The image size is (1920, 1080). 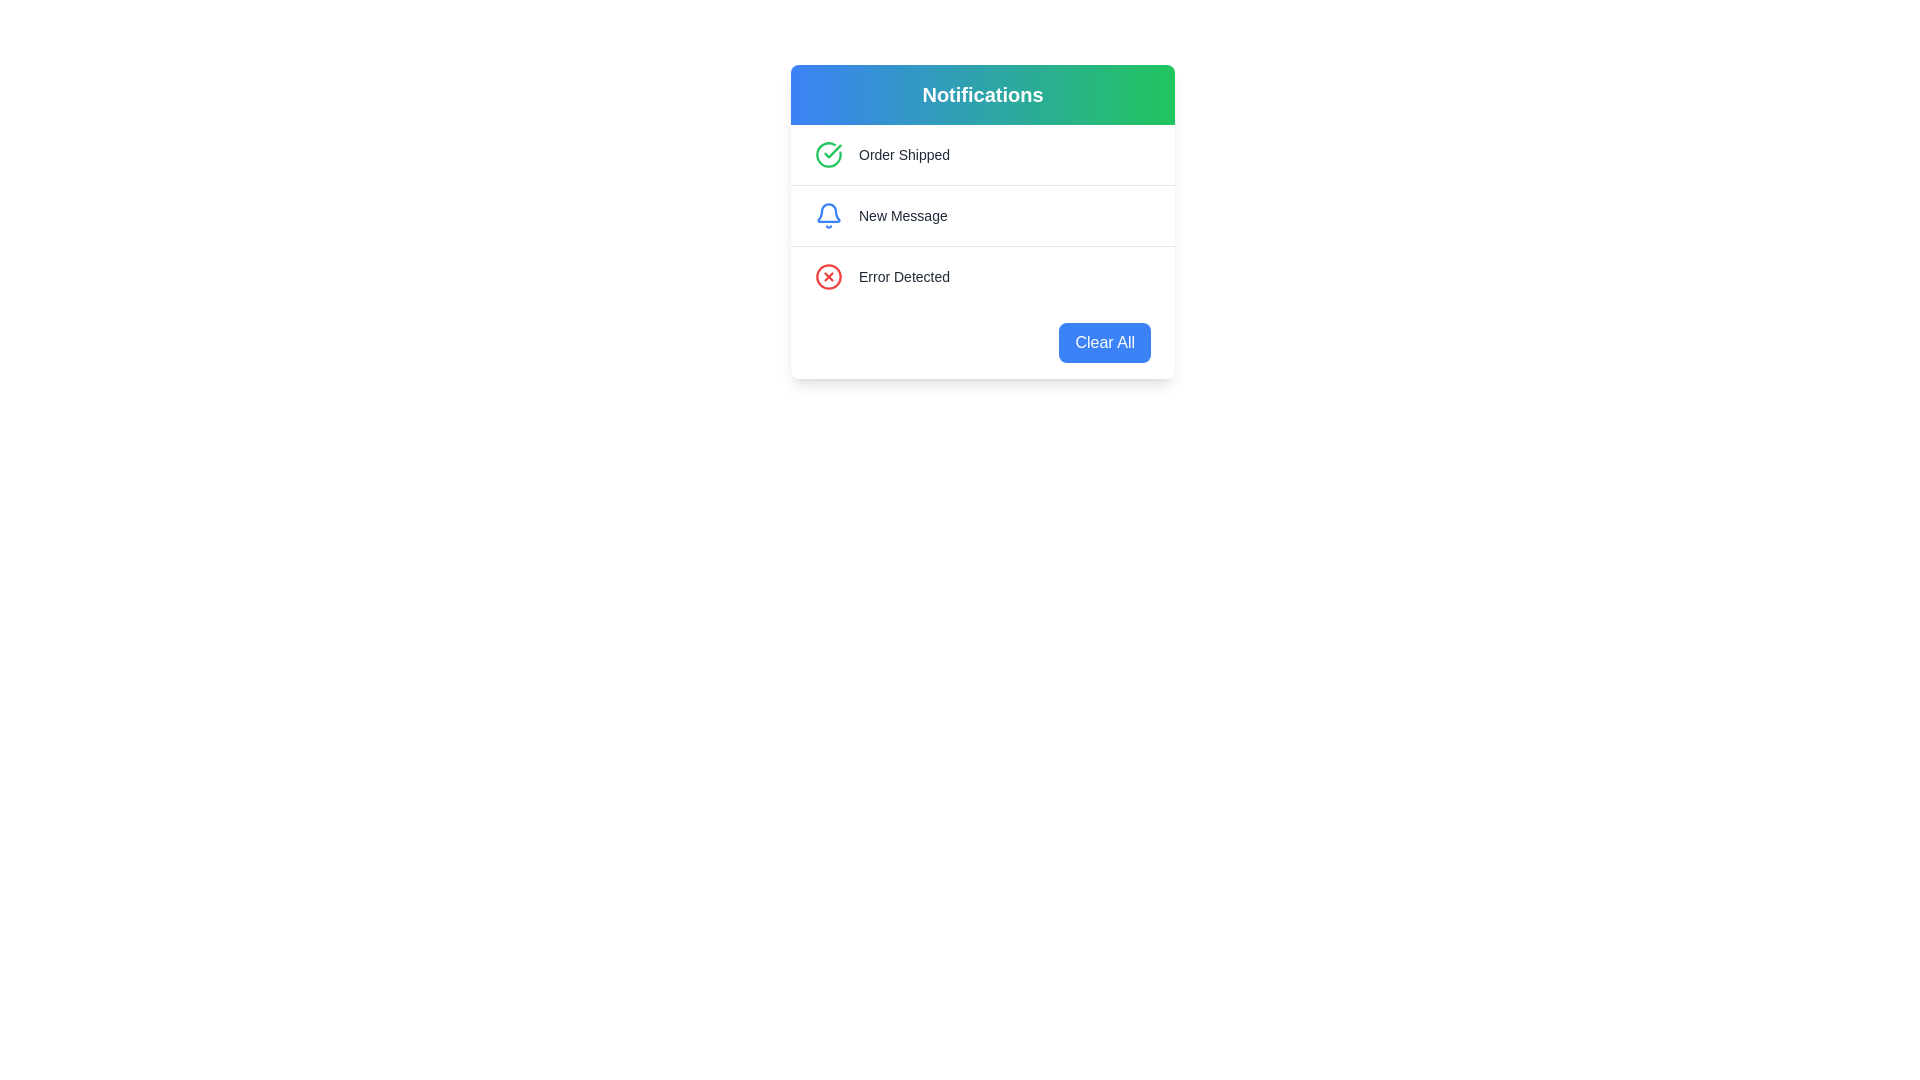 I want to click on the descriptive text label in the notifications list that indicates the status of an order, positioned to the right of the green checkmark icon, so click(x=903, y=153).